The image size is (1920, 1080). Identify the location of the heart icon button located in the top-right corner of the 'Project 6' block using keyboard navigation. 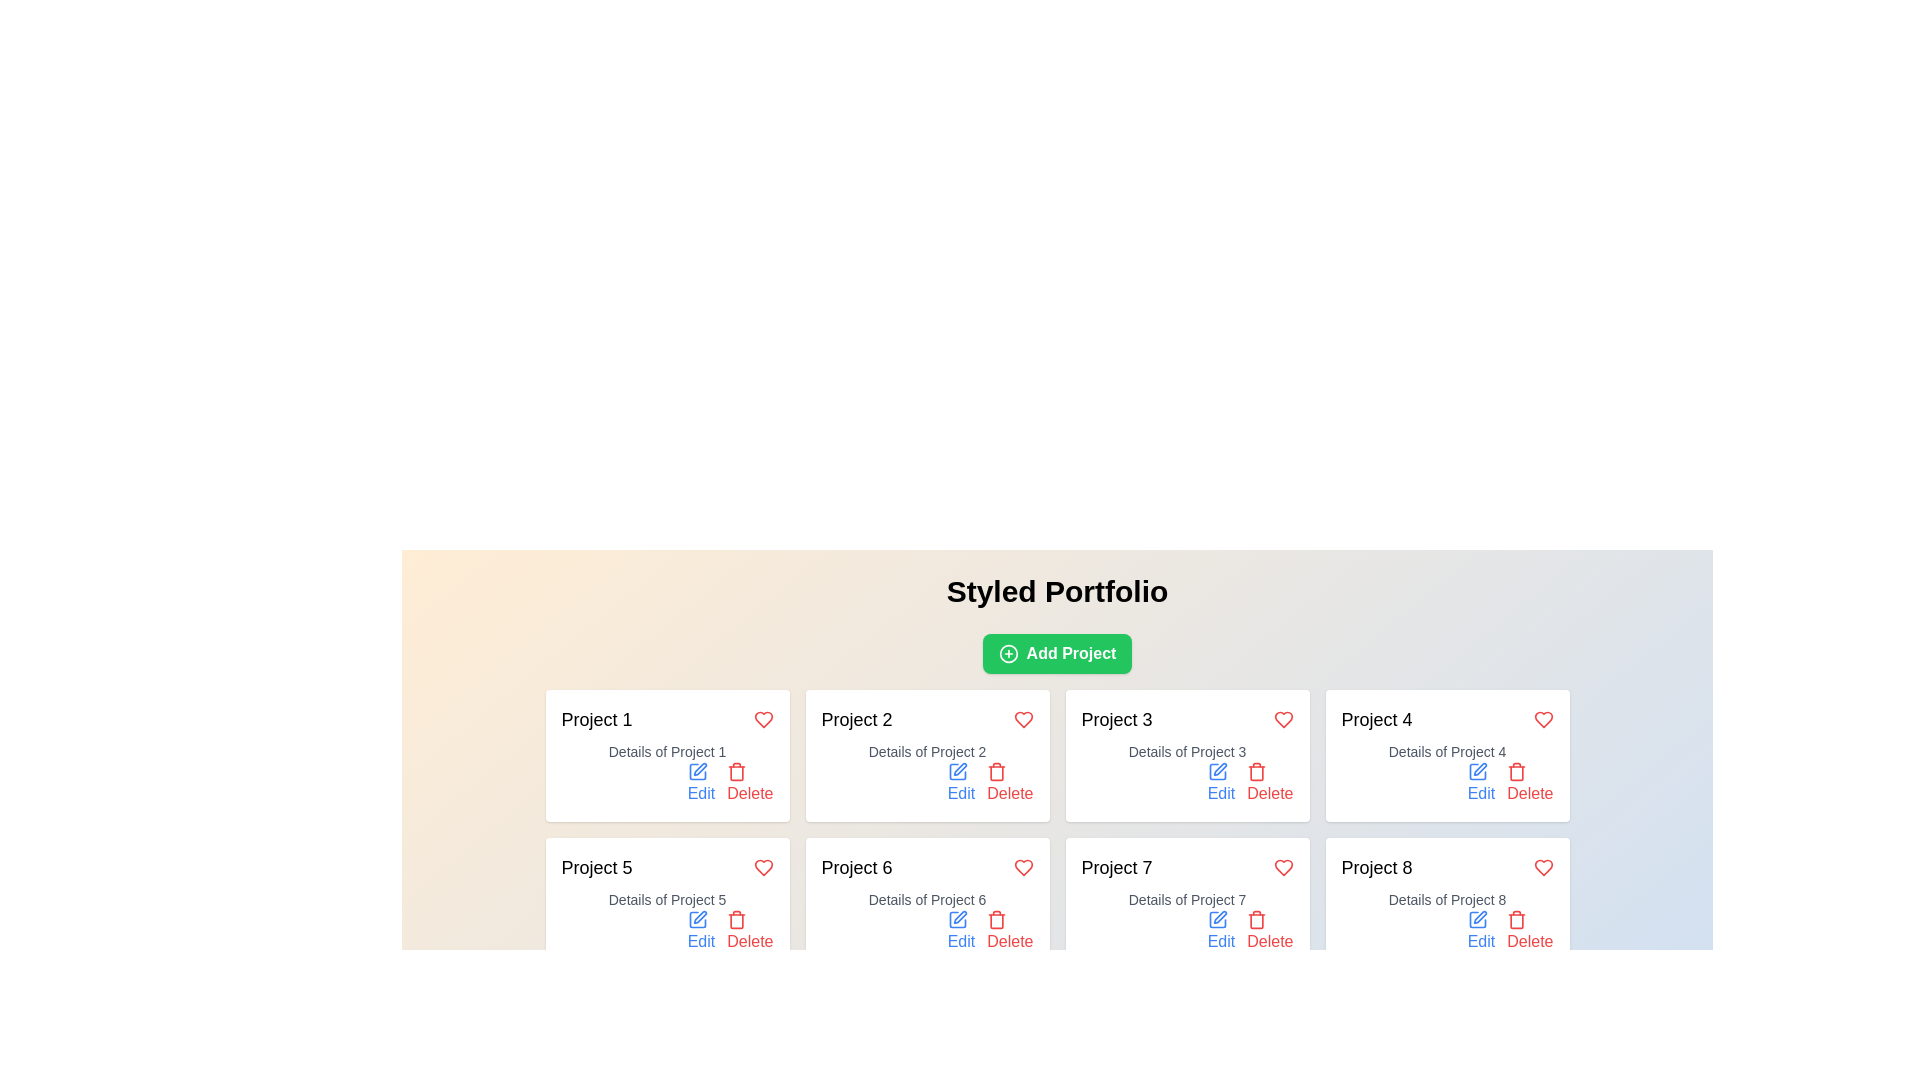
(1023, 866).